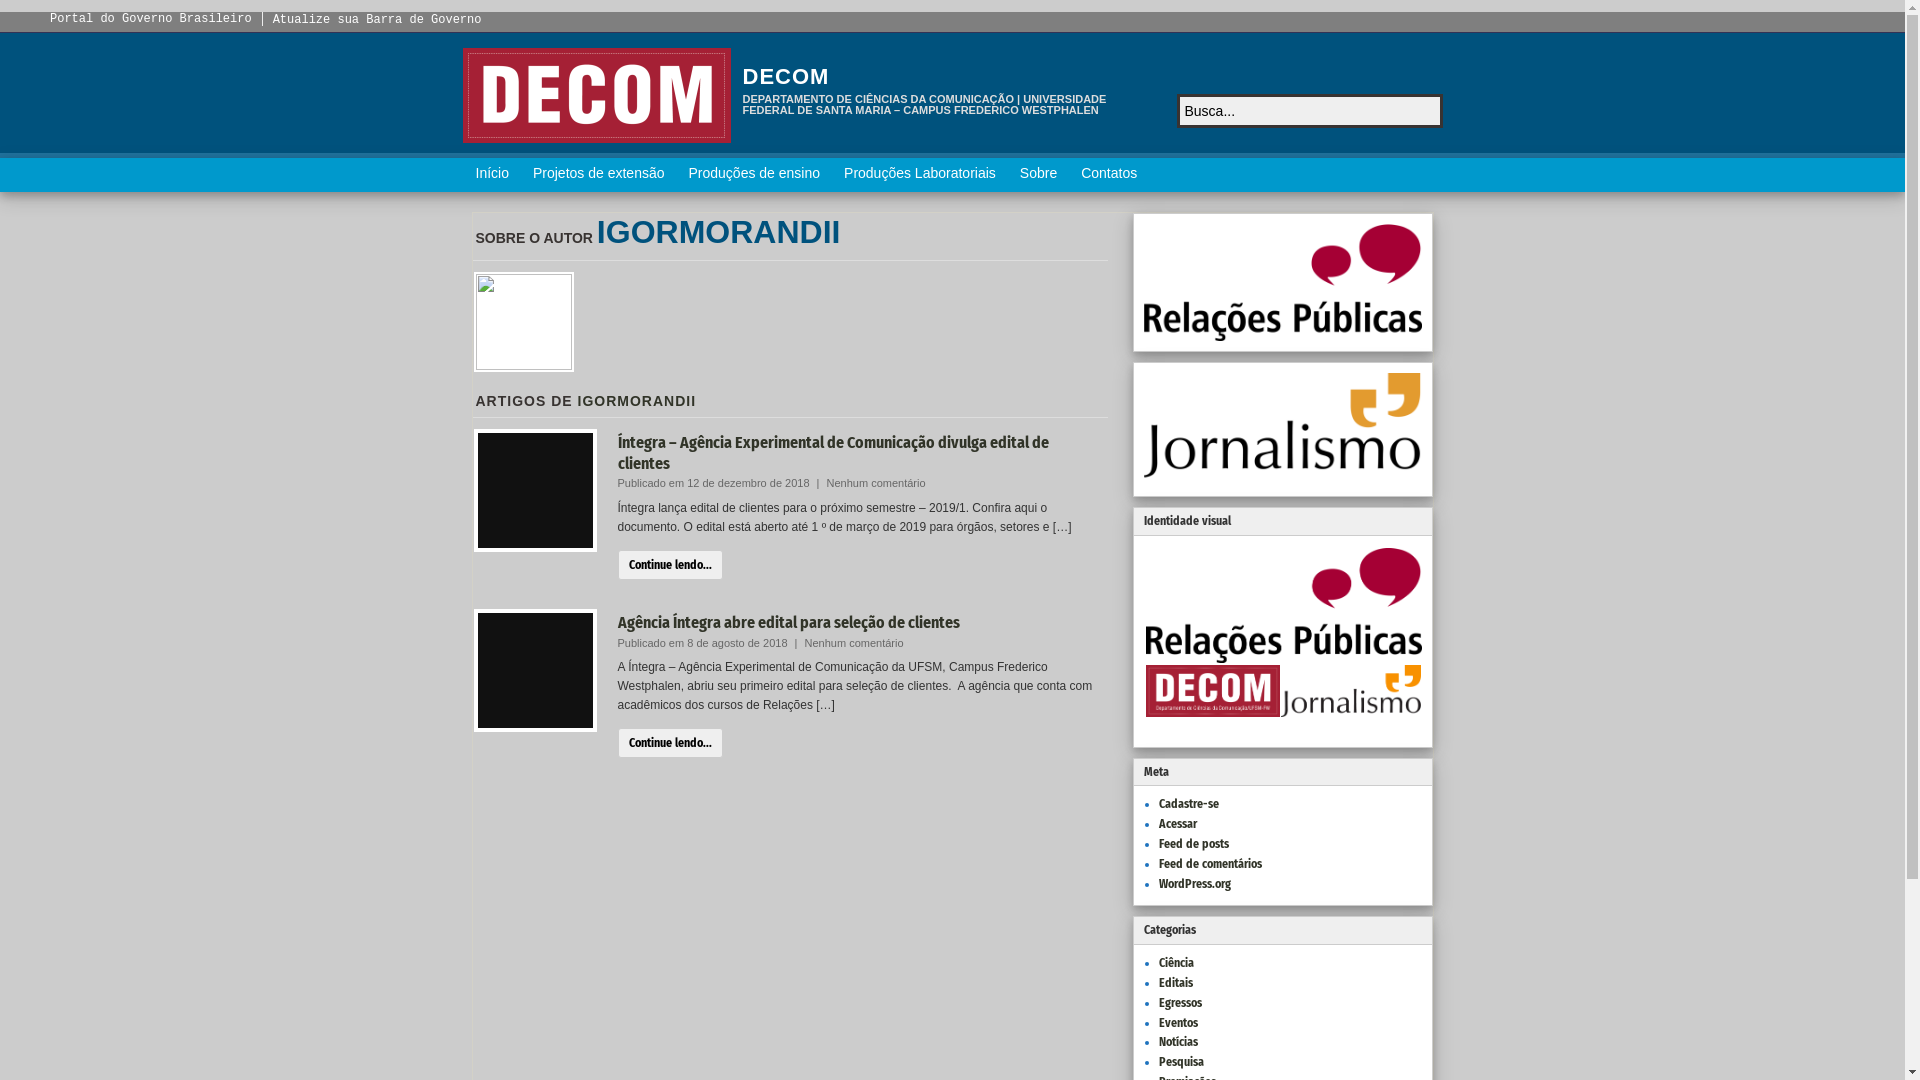 This screenshot has height=1080, width=1920. What do you see at coordinates (1179, 1002) in the screenshot?
I see `'Egressos'` at bounding box center [1179, 1002].